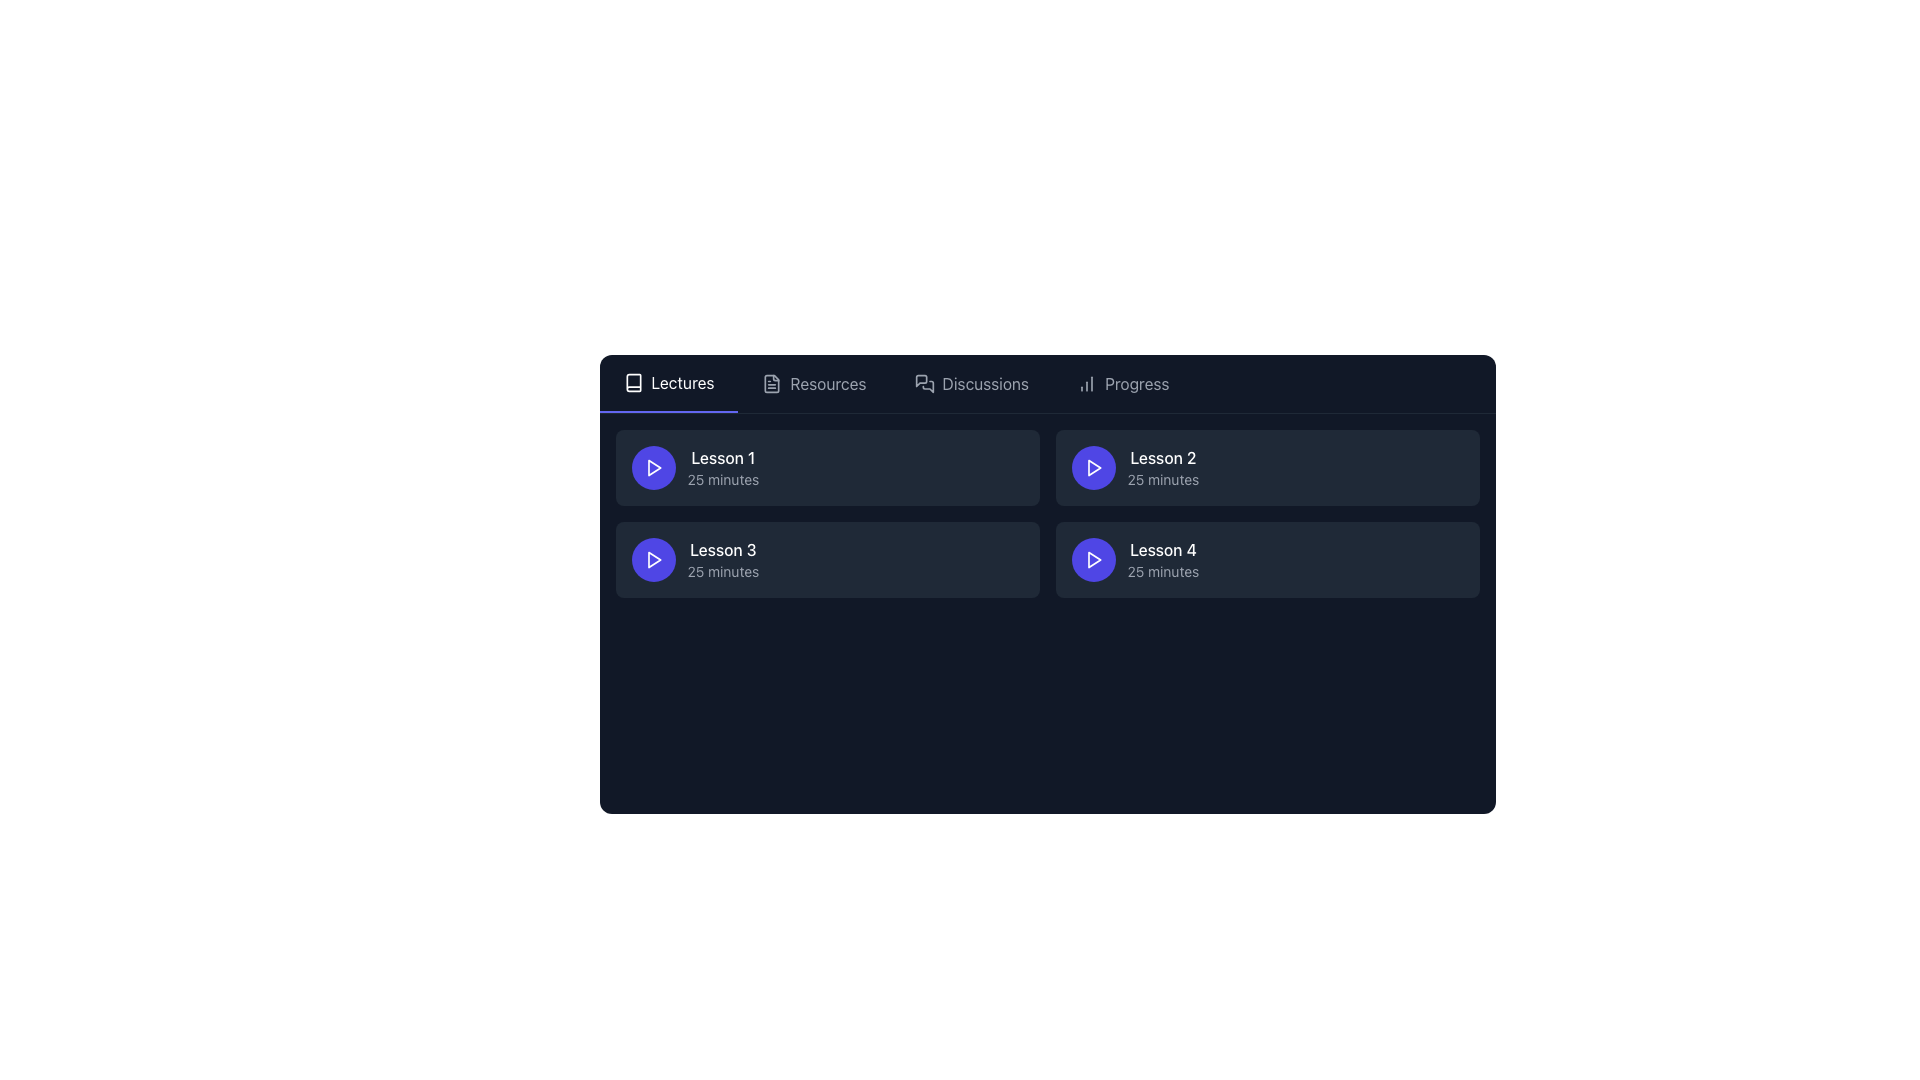  Describe the element at coordinates (1266, 467) in the screenshot. I see `the clickable block representing Lesson 2, located in the top-right section of the grid` at that location.